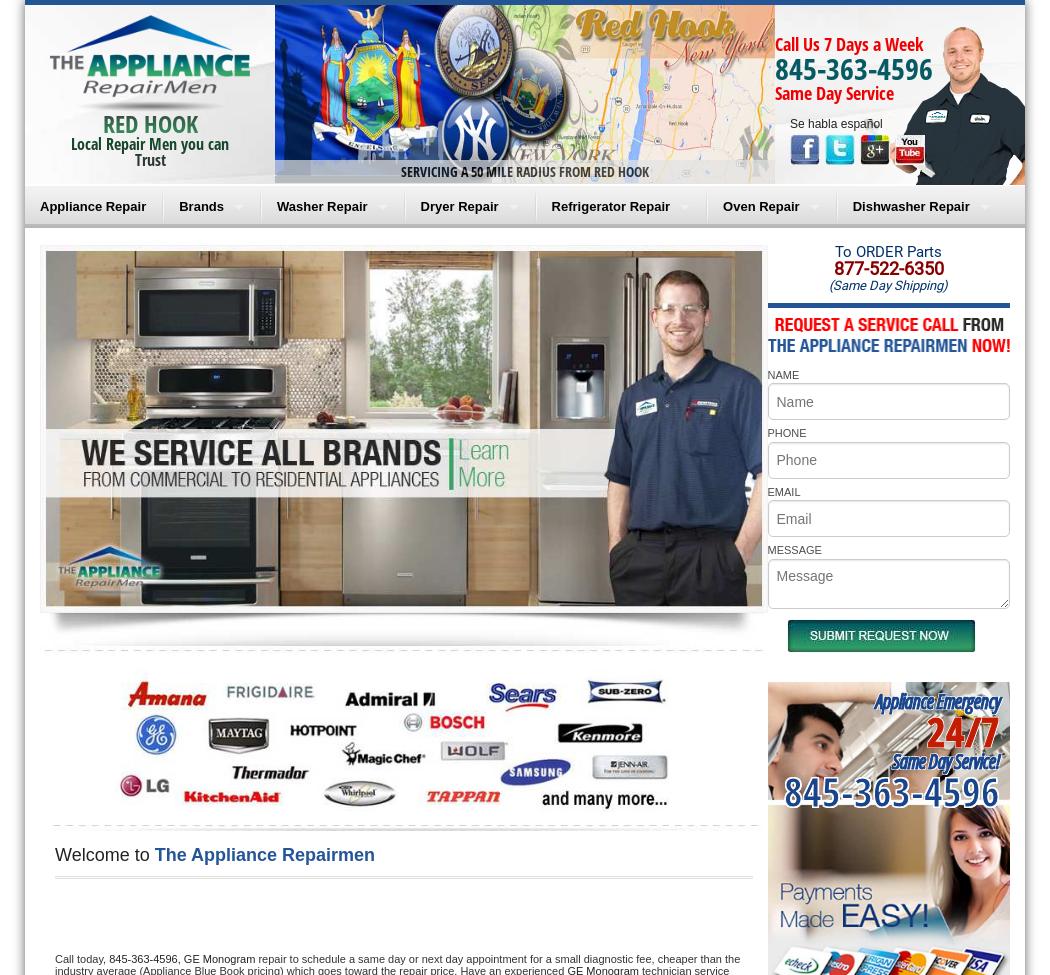  I want to click on 'To ORDER Parts', so click(887, 252).